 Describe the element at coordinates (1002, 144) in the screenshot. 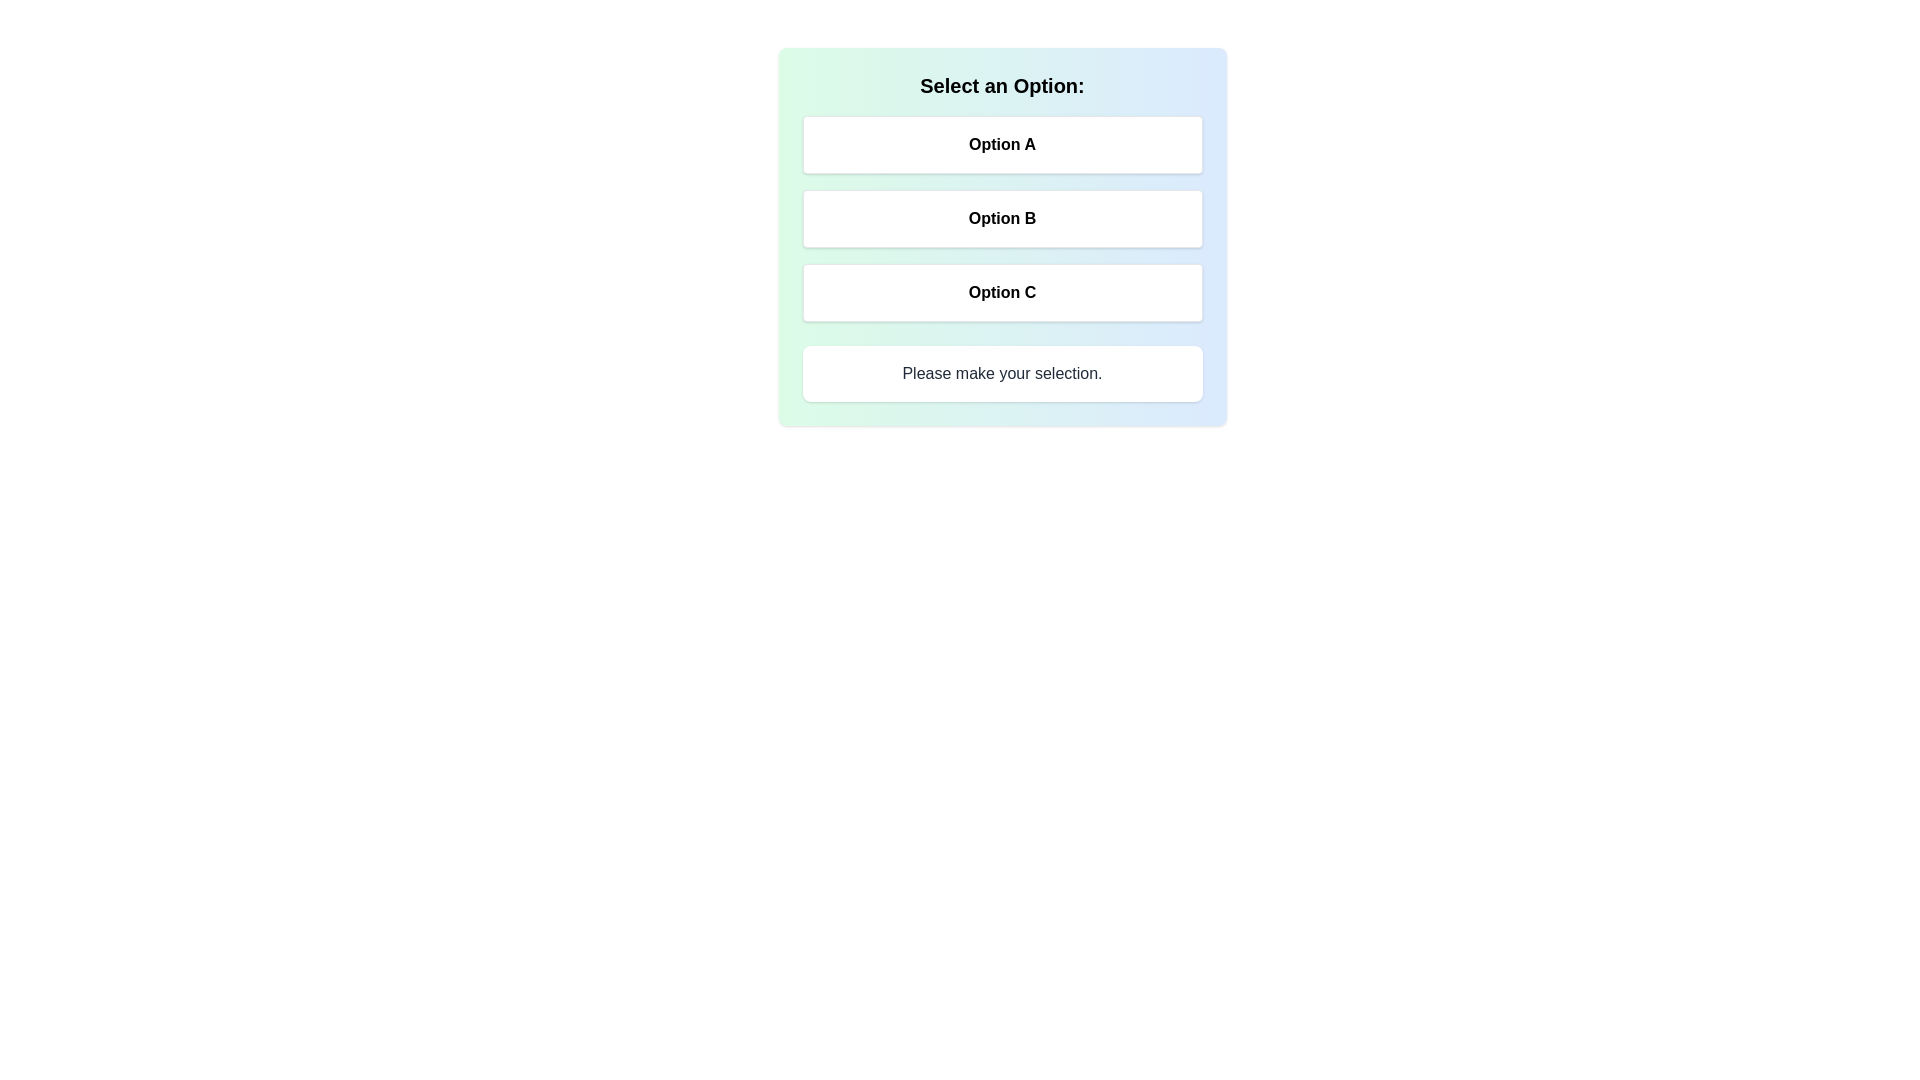

I see `the first selectable option button labeled 'Option A' in the list of choices located below the heading 'Select an Option:'` at that location.